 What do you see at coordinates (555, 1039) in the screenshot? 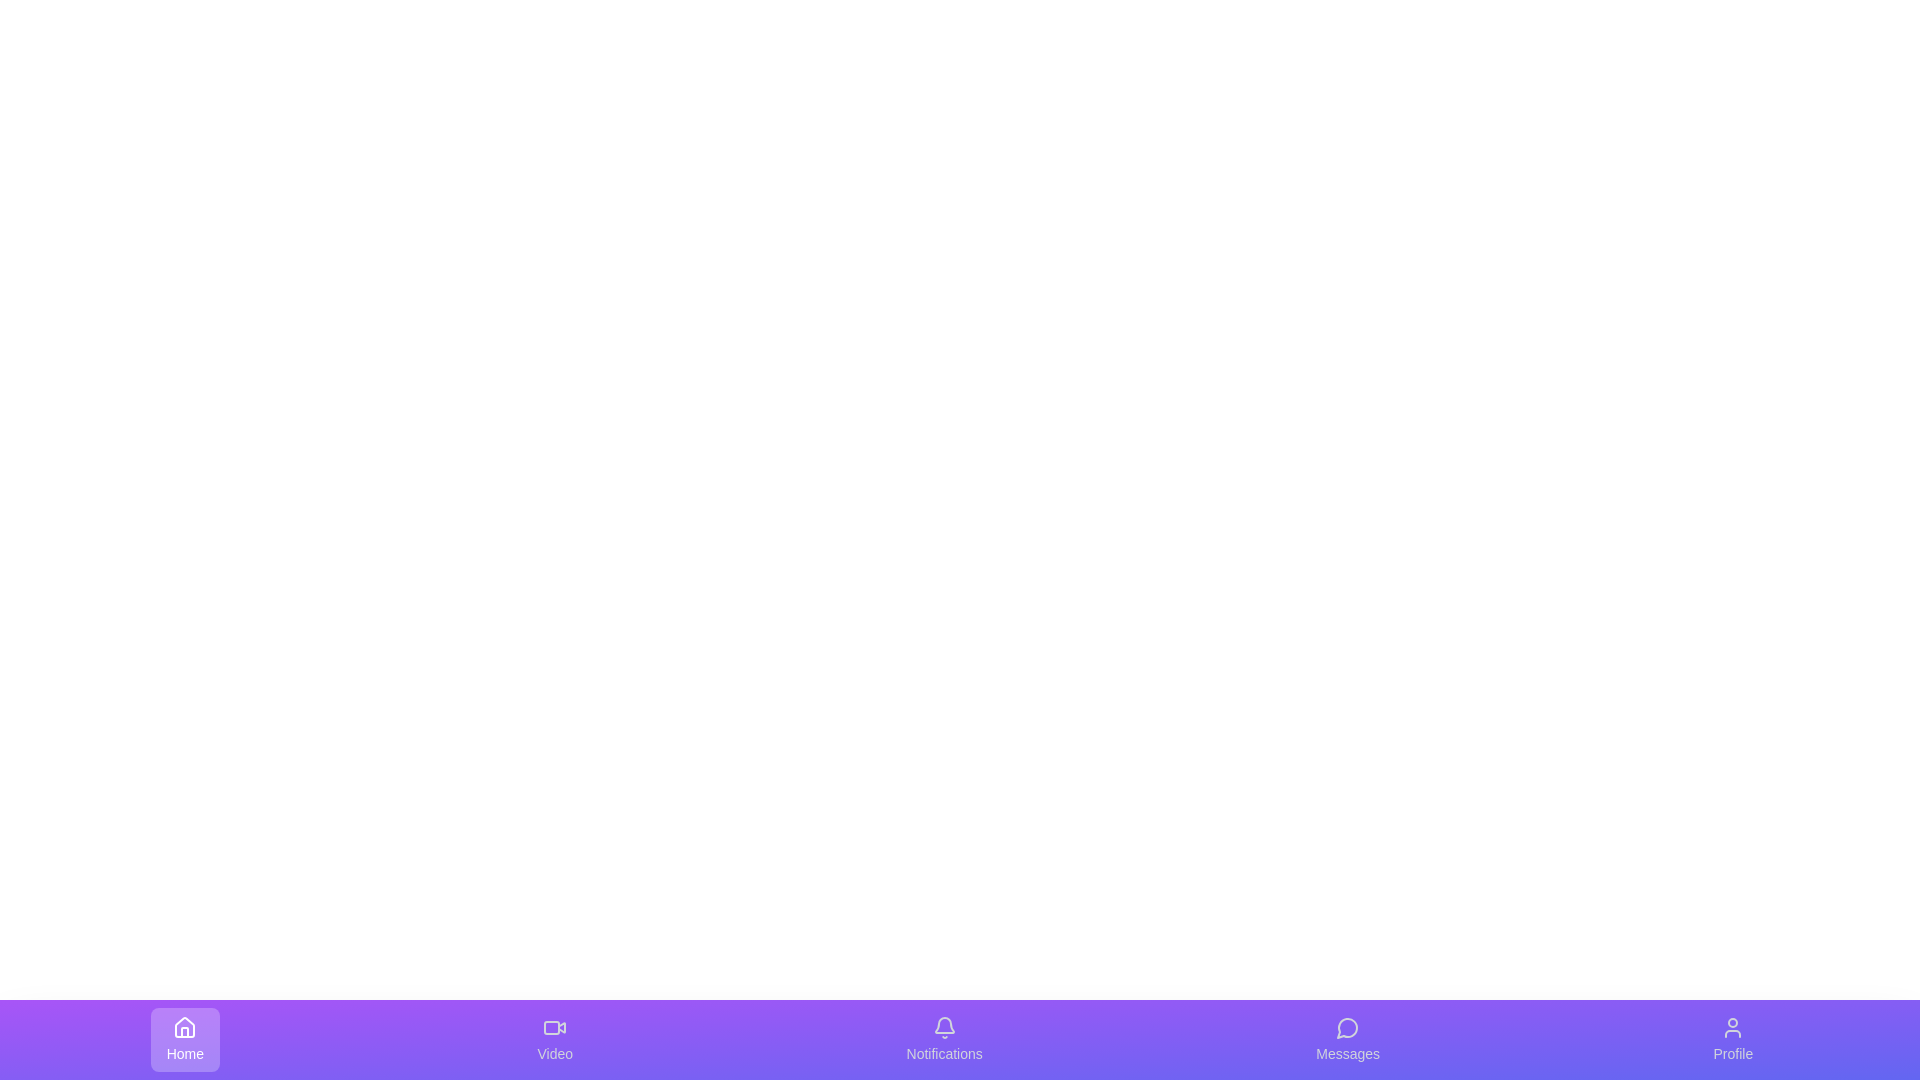
I see `the Video tab to navigate to its content` at bounding box center [555, 1039].